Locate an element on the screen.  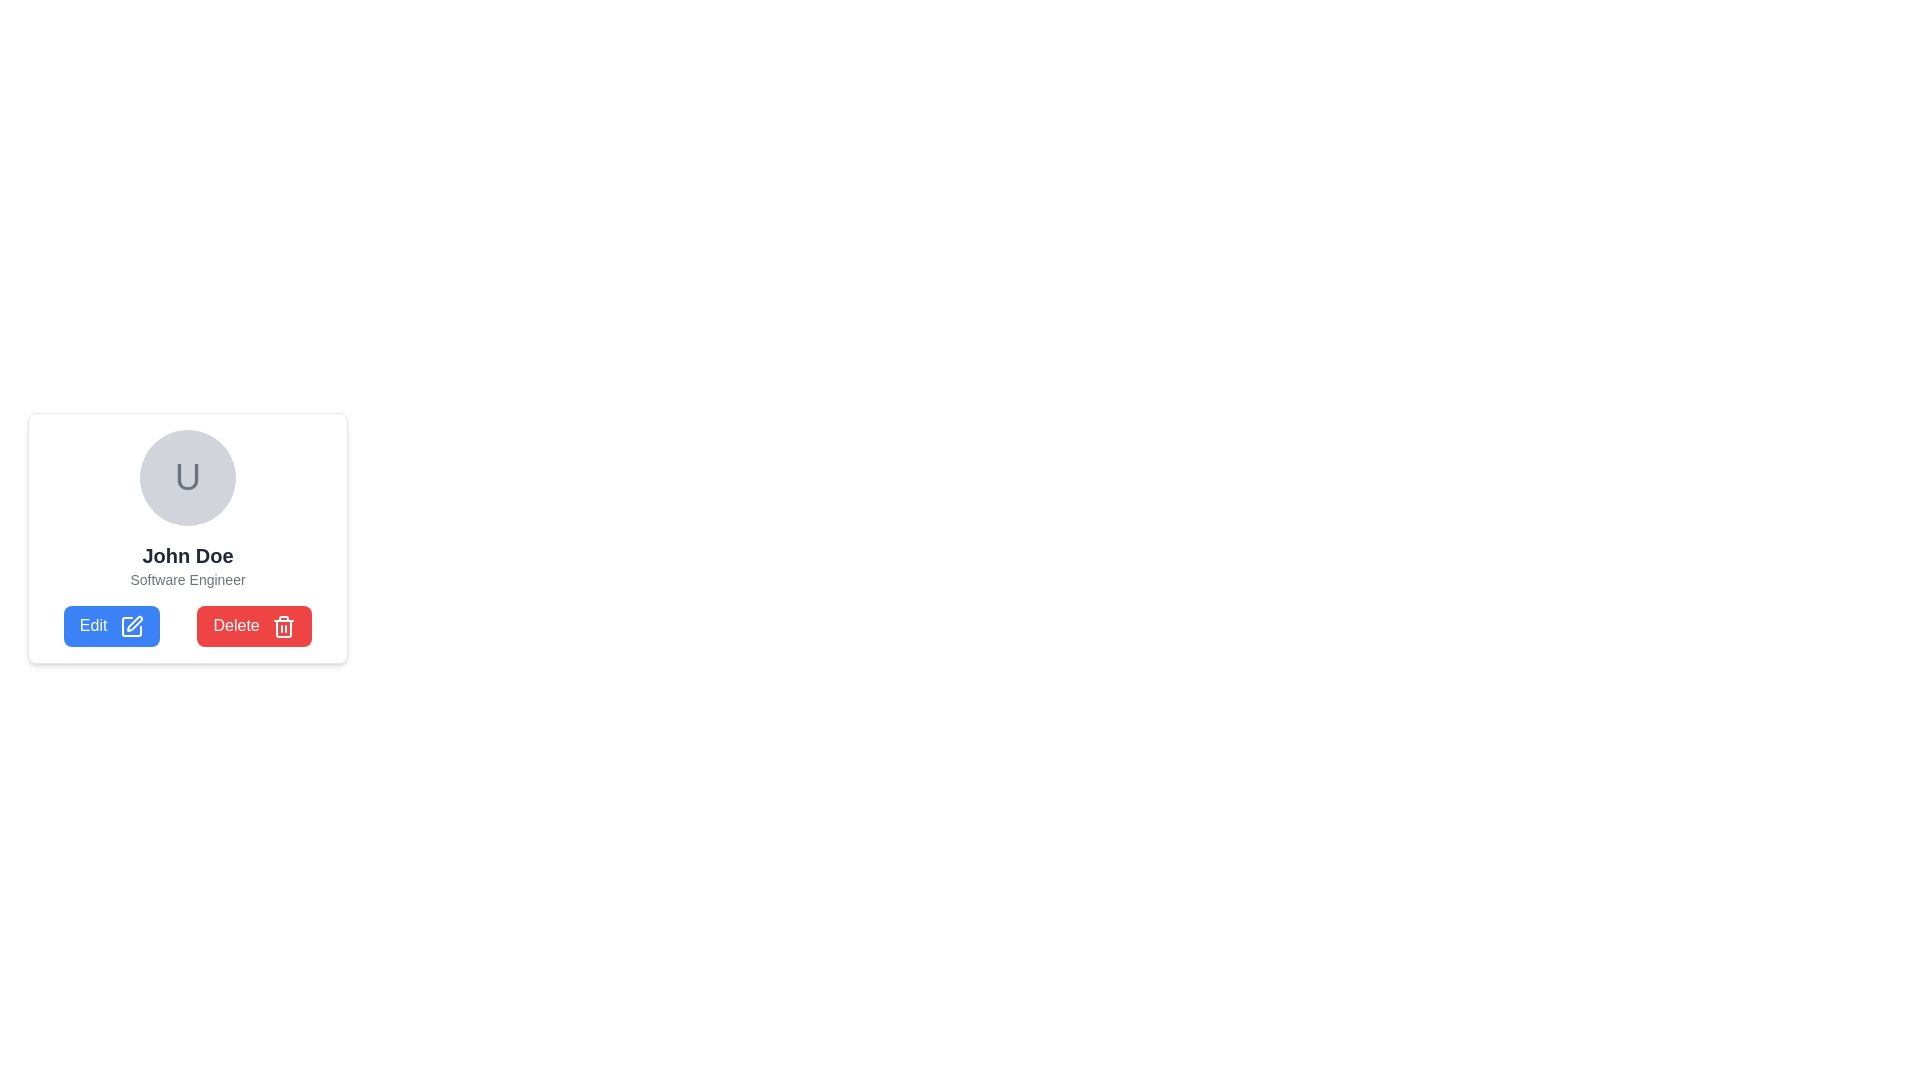
the red 'Delete' button in the horizontal option group located at the bottom of the card-like UI component below the text 'John Doe' and 'Software Engineer' is located at coordinates (187, 624).